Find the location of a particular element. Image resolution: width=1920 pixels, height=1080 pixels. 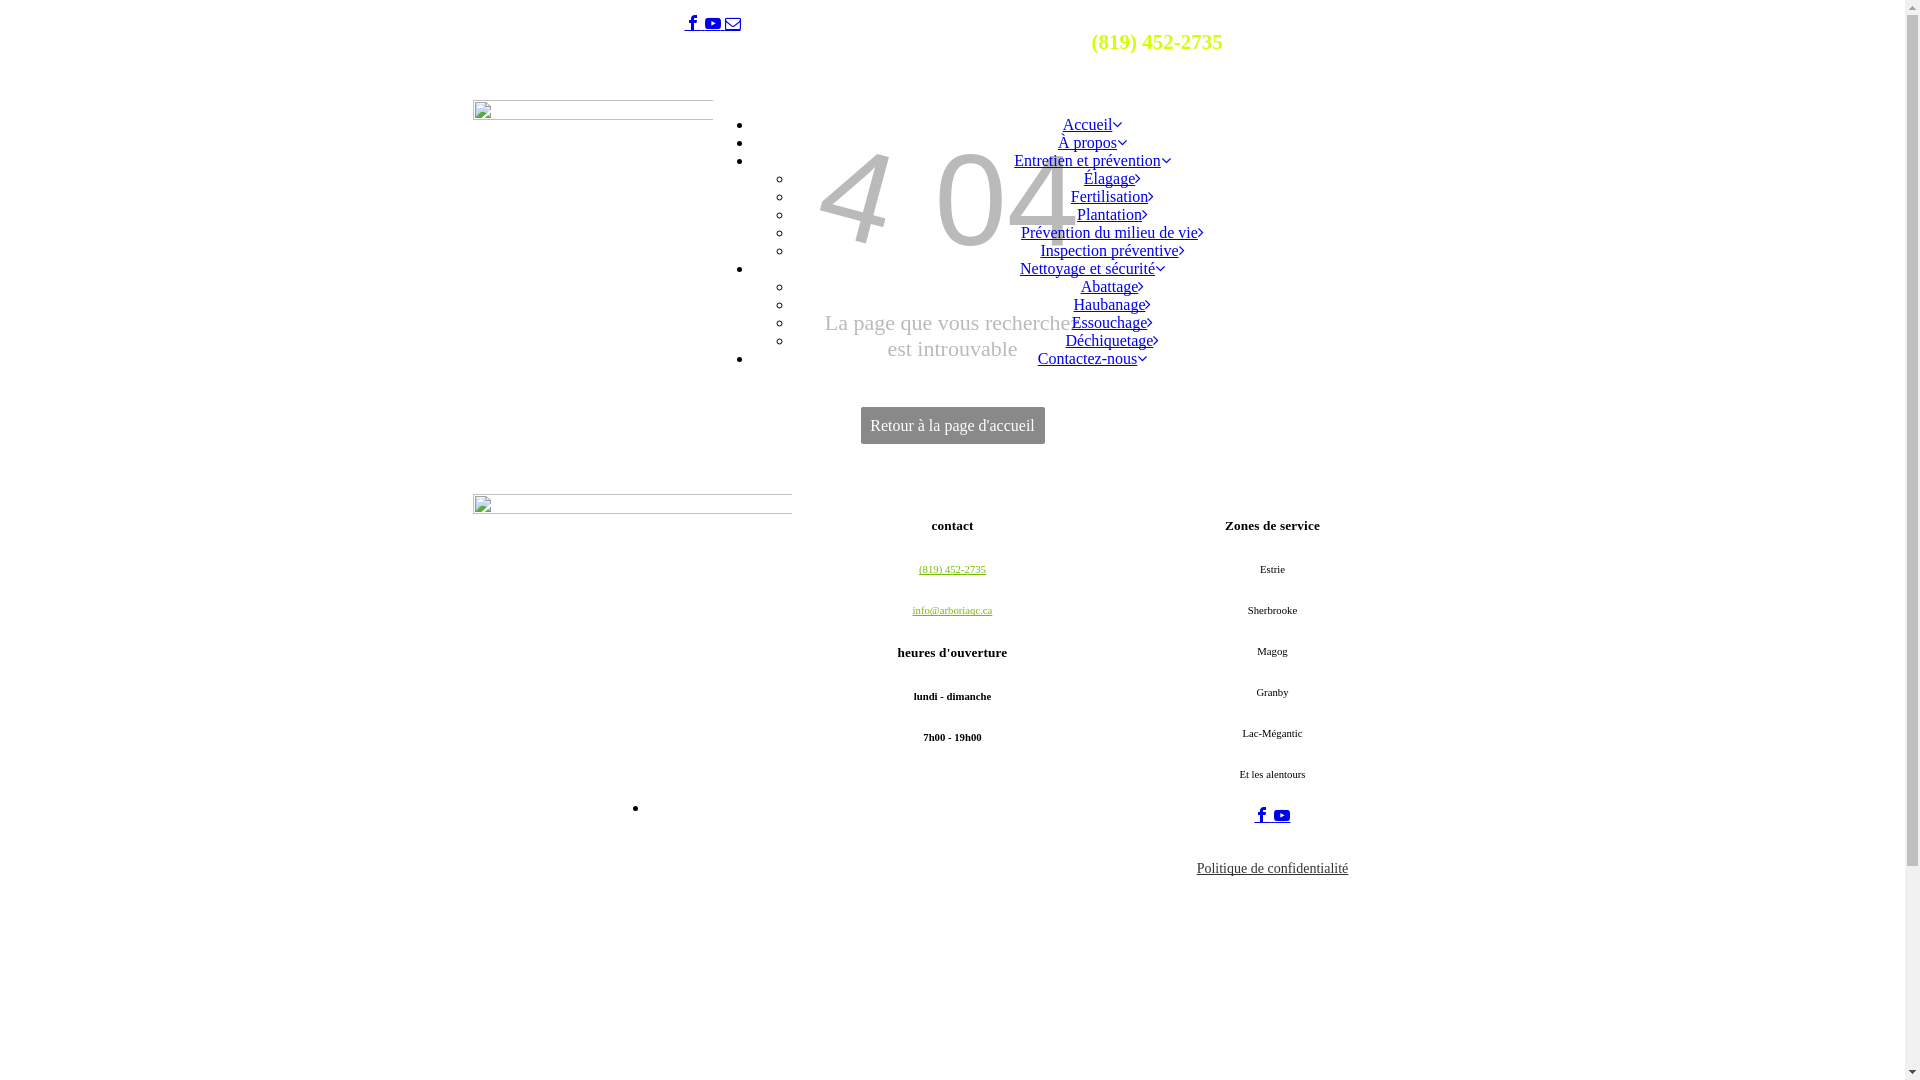

'Fertilisation' is located at coordinates (1111, 196).